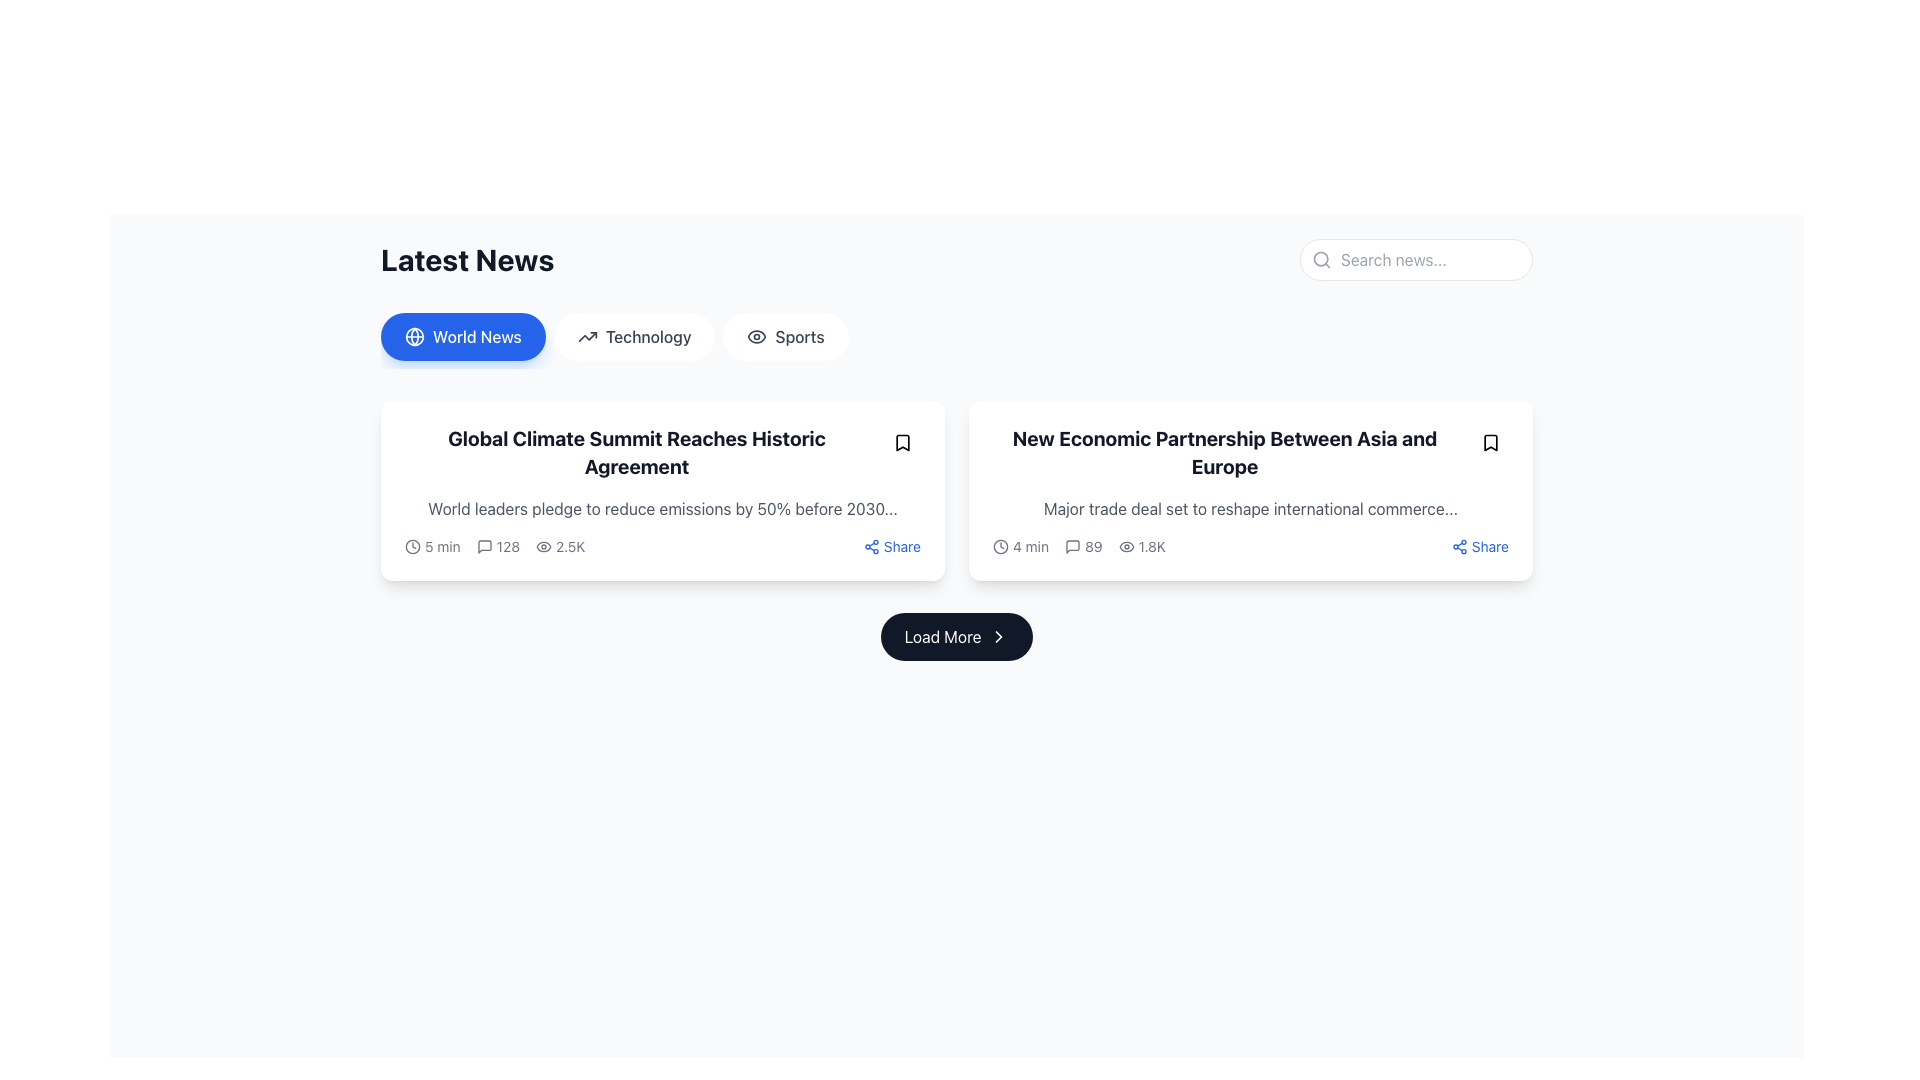 The height and width of the screenshot is (1080, 1920). I want to click on the share button located in the bottom-right corner of the card layout for the news article 'Global Climate Summit Reaches Historic Agreement' to initiate a share action, so click(891, 547).